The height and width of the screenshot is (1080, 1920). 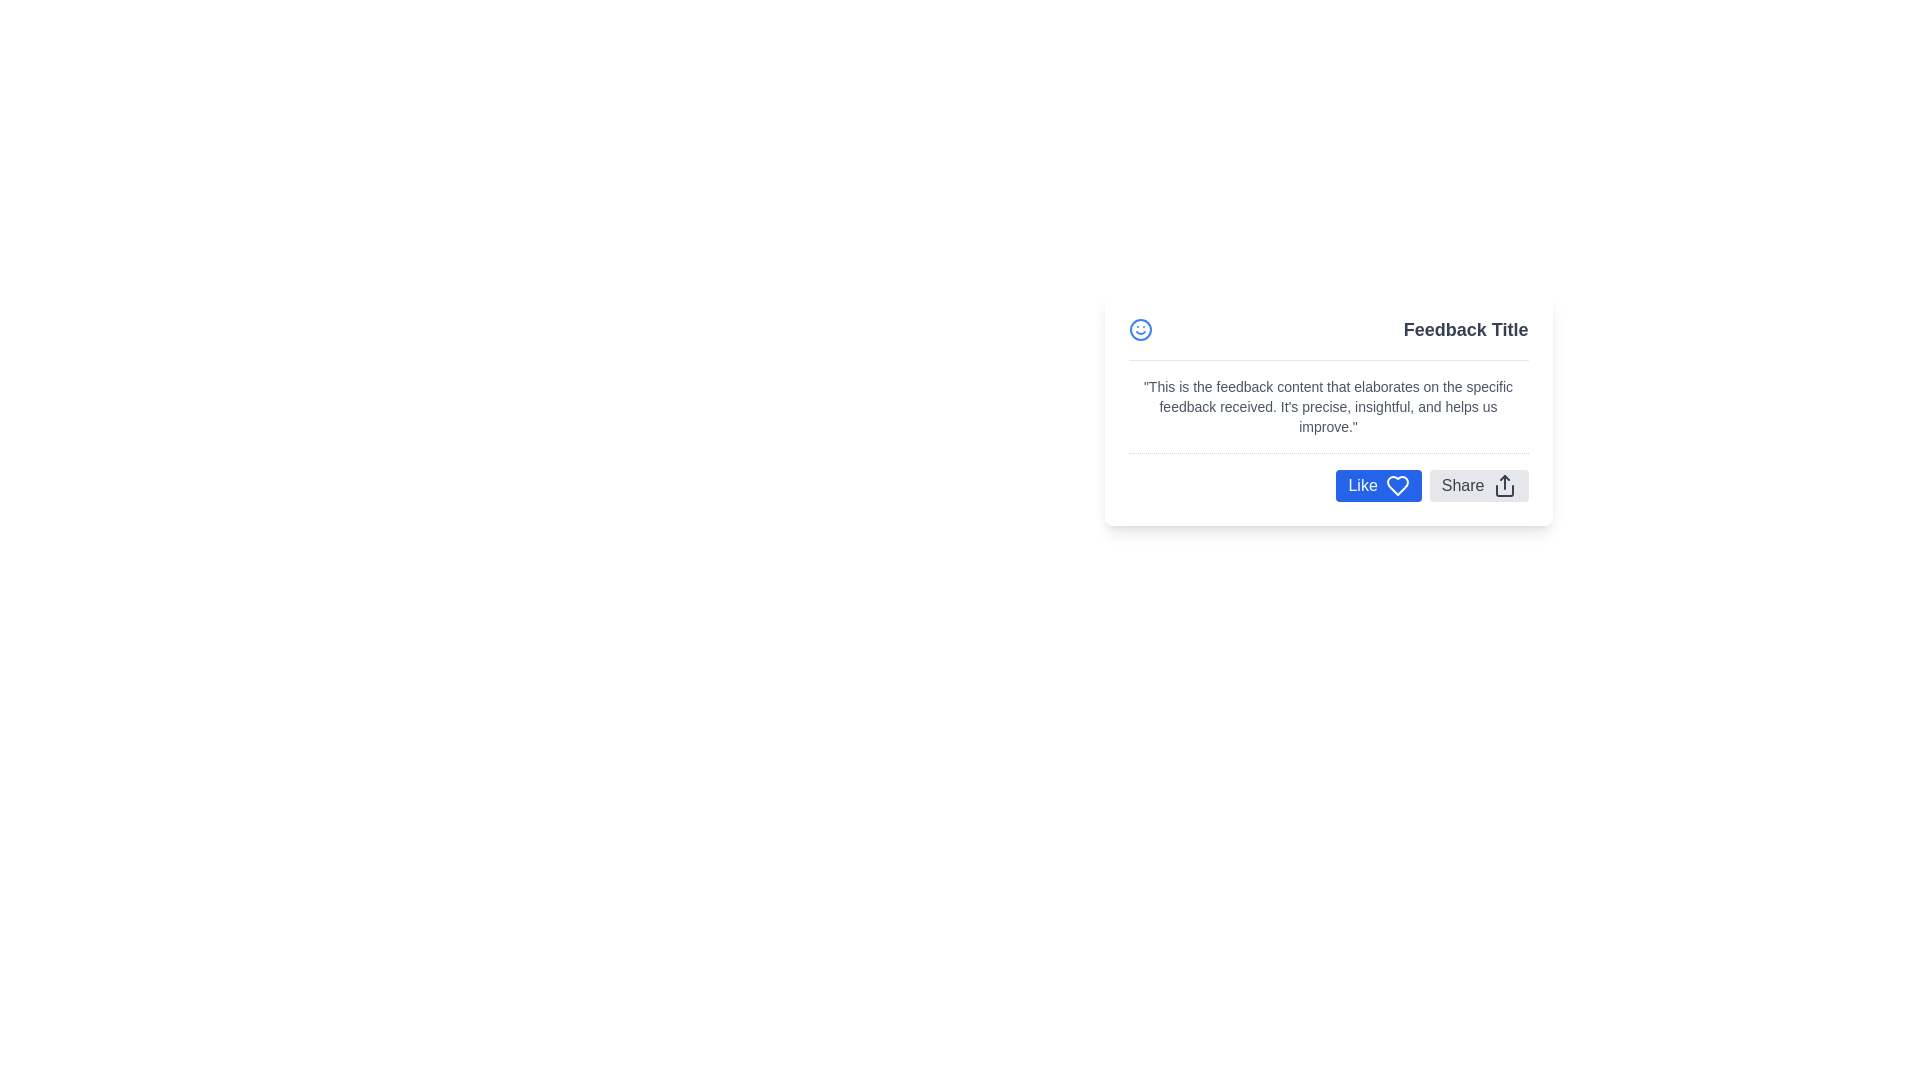 I want to click on the heart-shaped icon with a blue outline located to the right of the text 'Like' within the 'Like' button in the bottom-right portion of the feedback card, so click(x=1396, y=486).